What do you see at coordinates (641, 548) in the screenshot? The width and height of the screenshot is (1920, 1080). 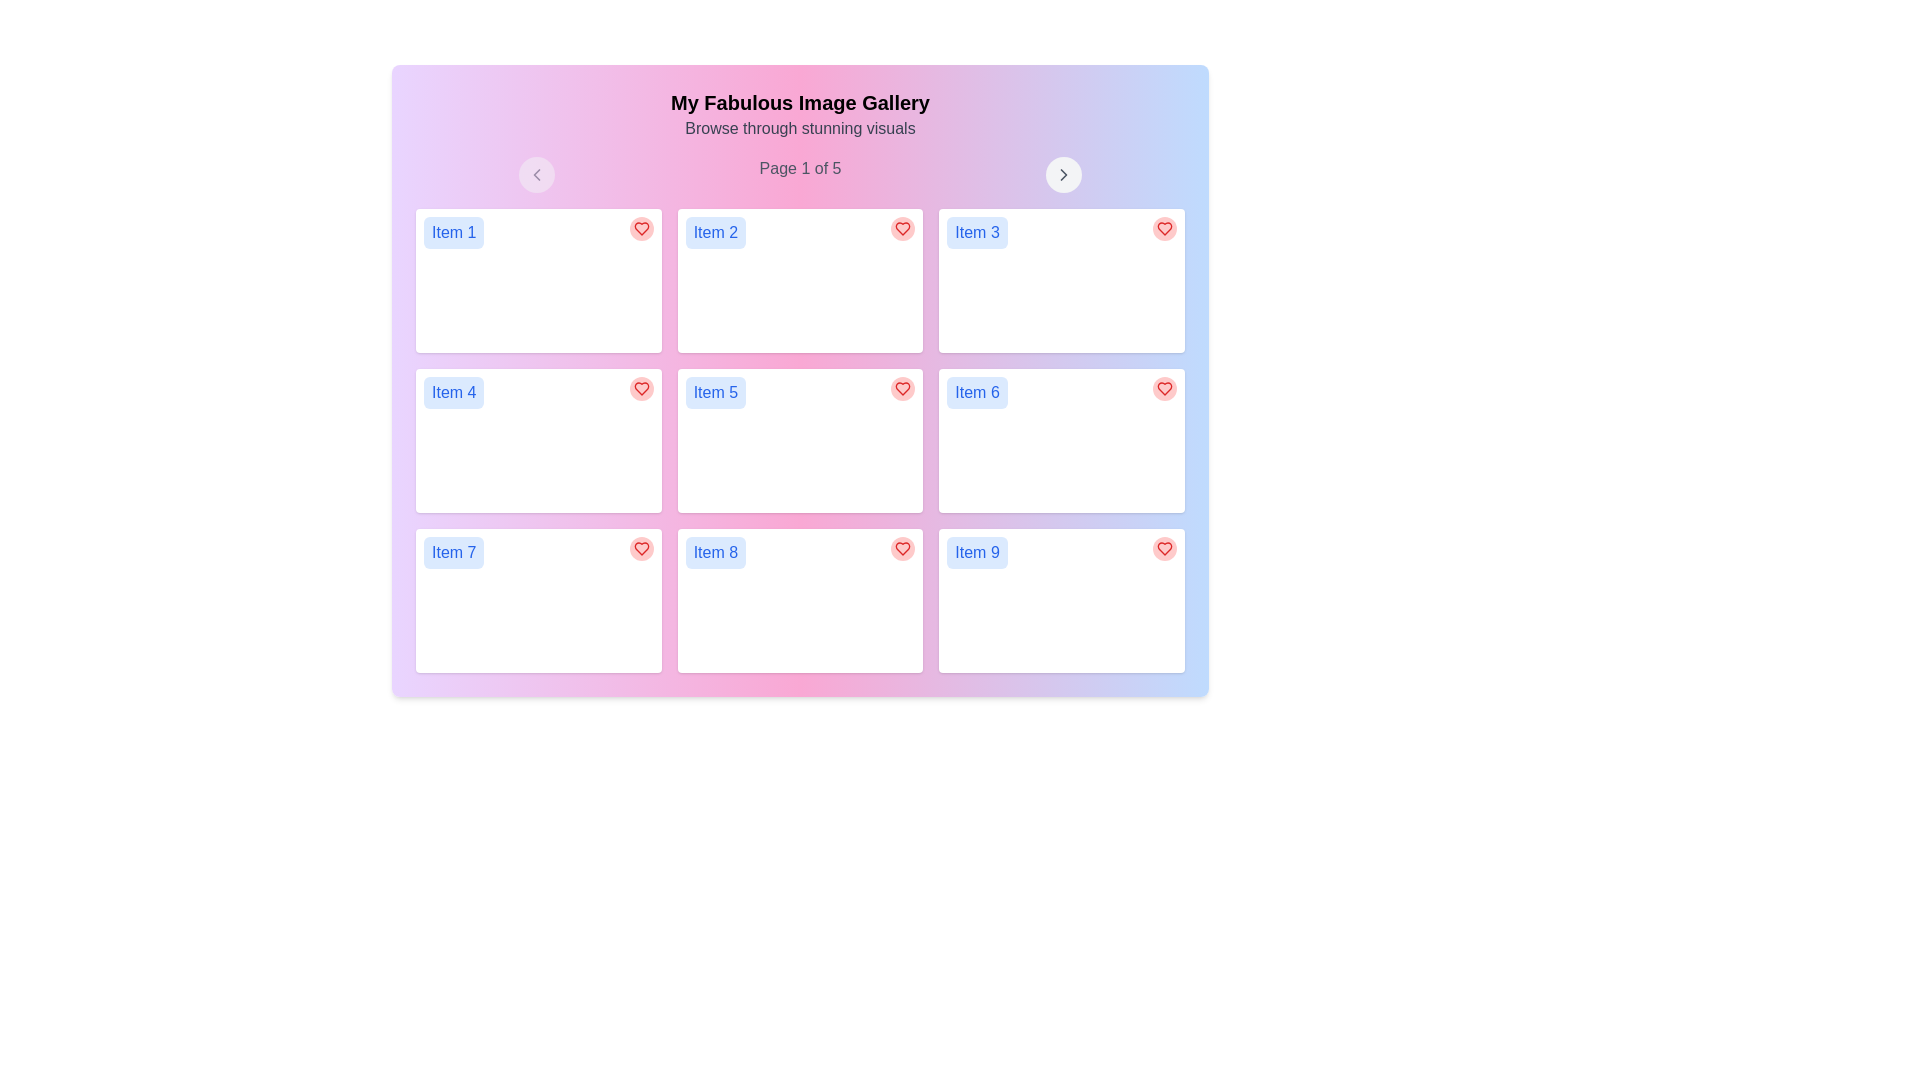 I see `the heart-shaped icon in the upper-right corner of the 'Item 7' box` at bounding box center [641, 548].